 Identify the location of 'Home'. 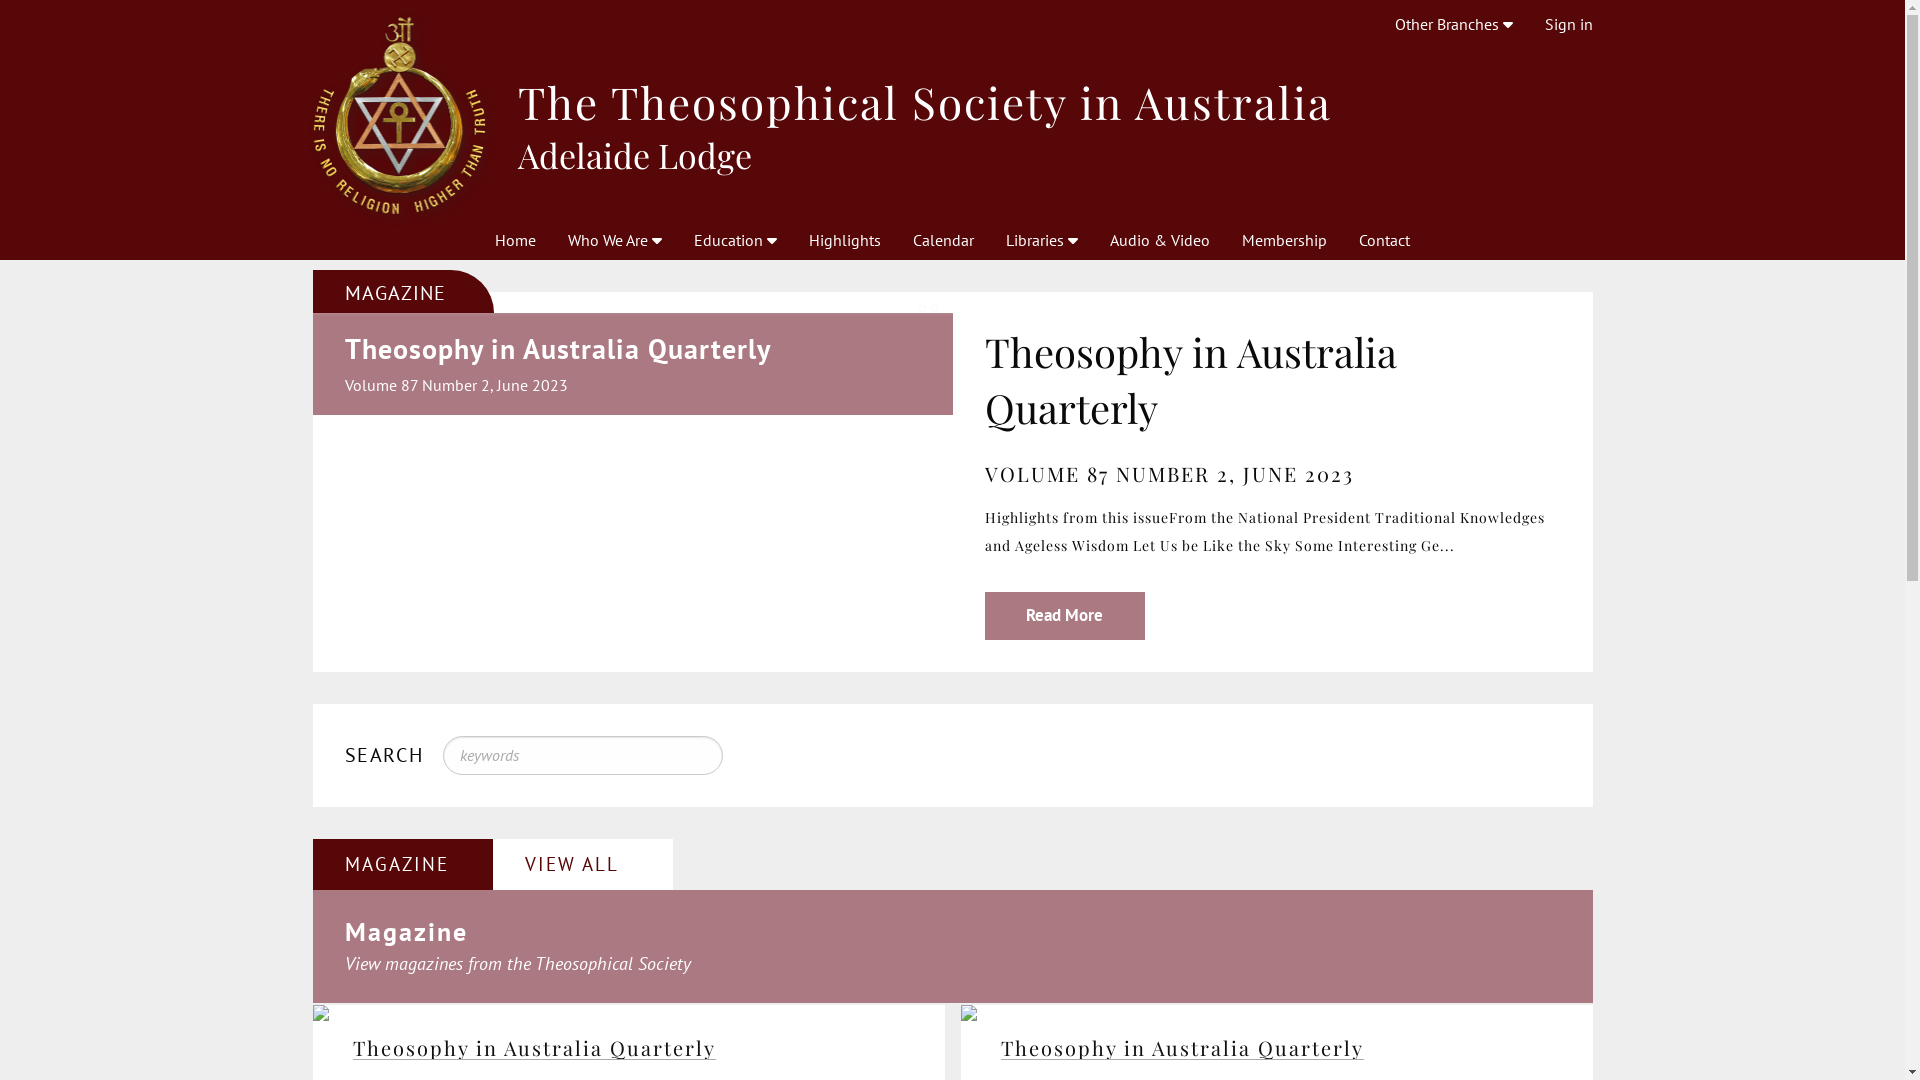
(515, 238).